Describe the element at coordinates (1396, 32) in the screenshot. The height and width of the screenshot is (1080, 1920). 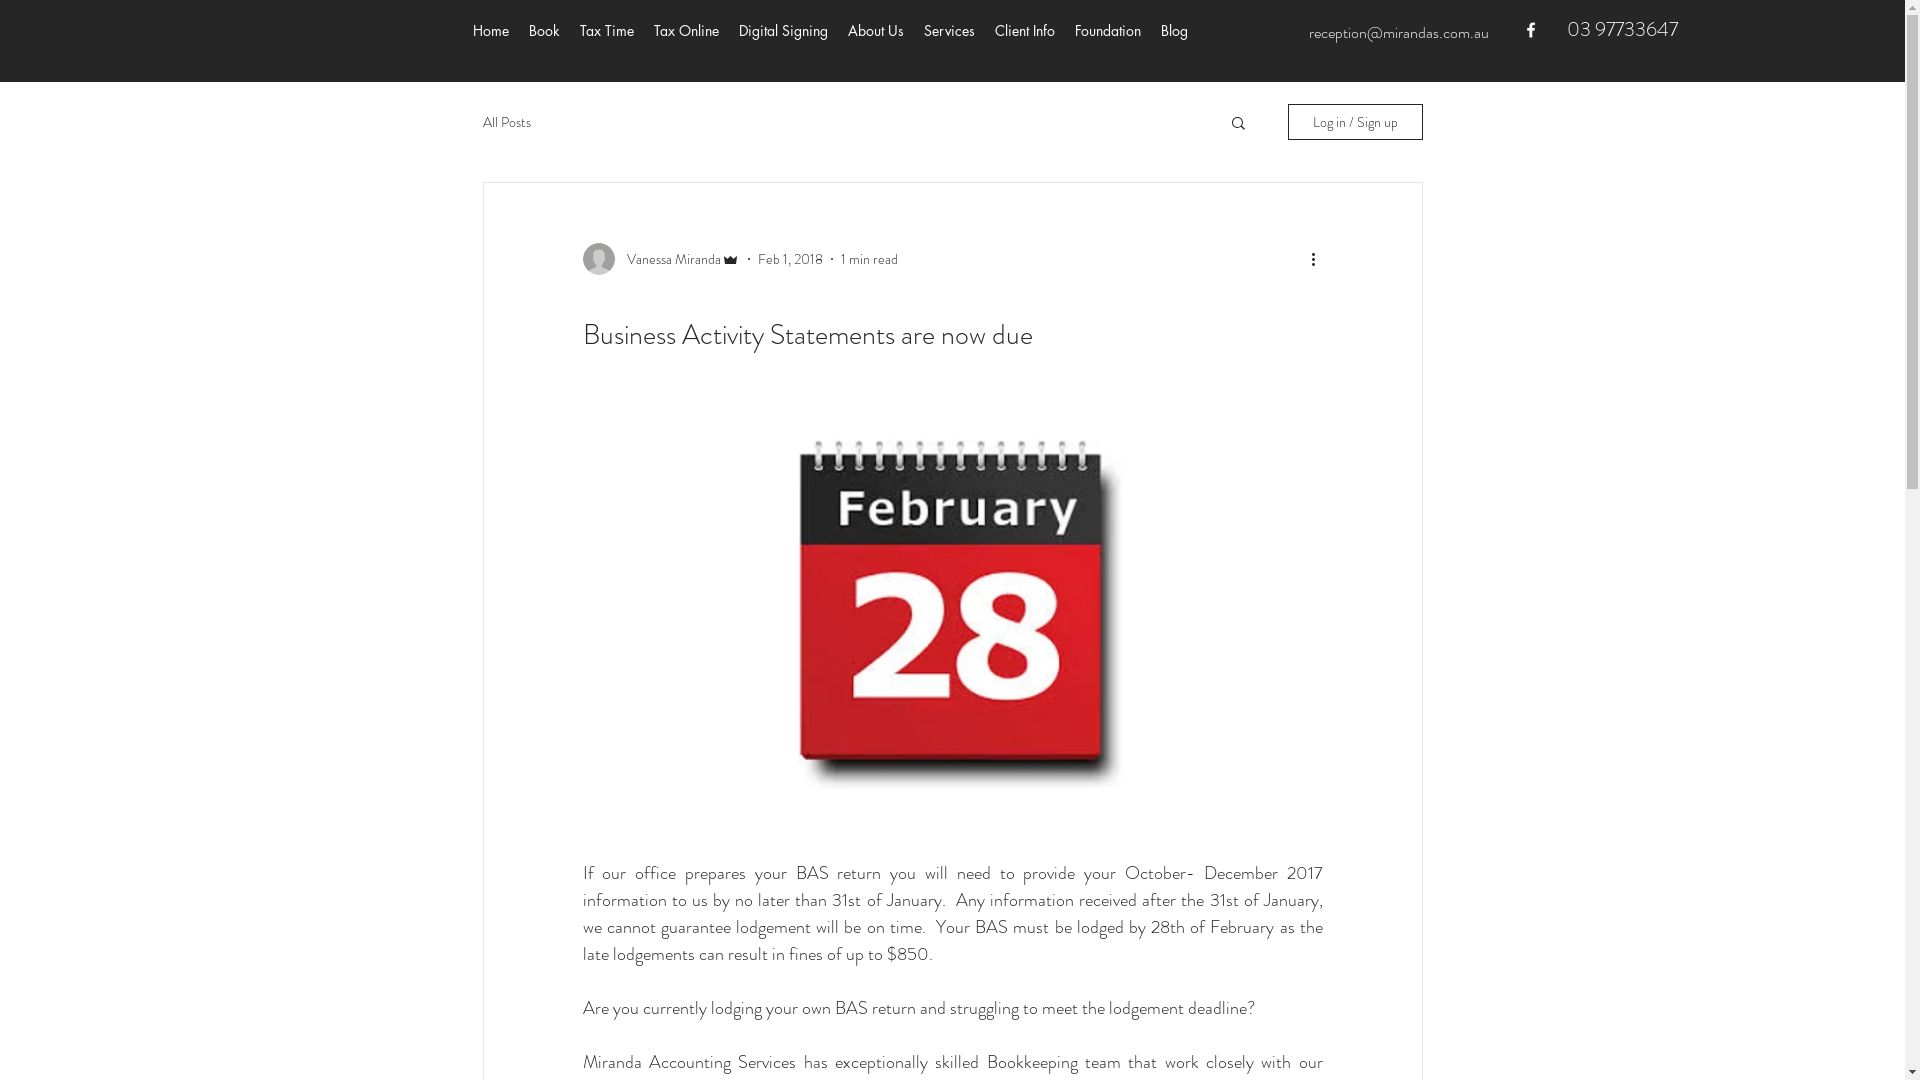
I see `'reception@mirandas.com.au'` at that location.